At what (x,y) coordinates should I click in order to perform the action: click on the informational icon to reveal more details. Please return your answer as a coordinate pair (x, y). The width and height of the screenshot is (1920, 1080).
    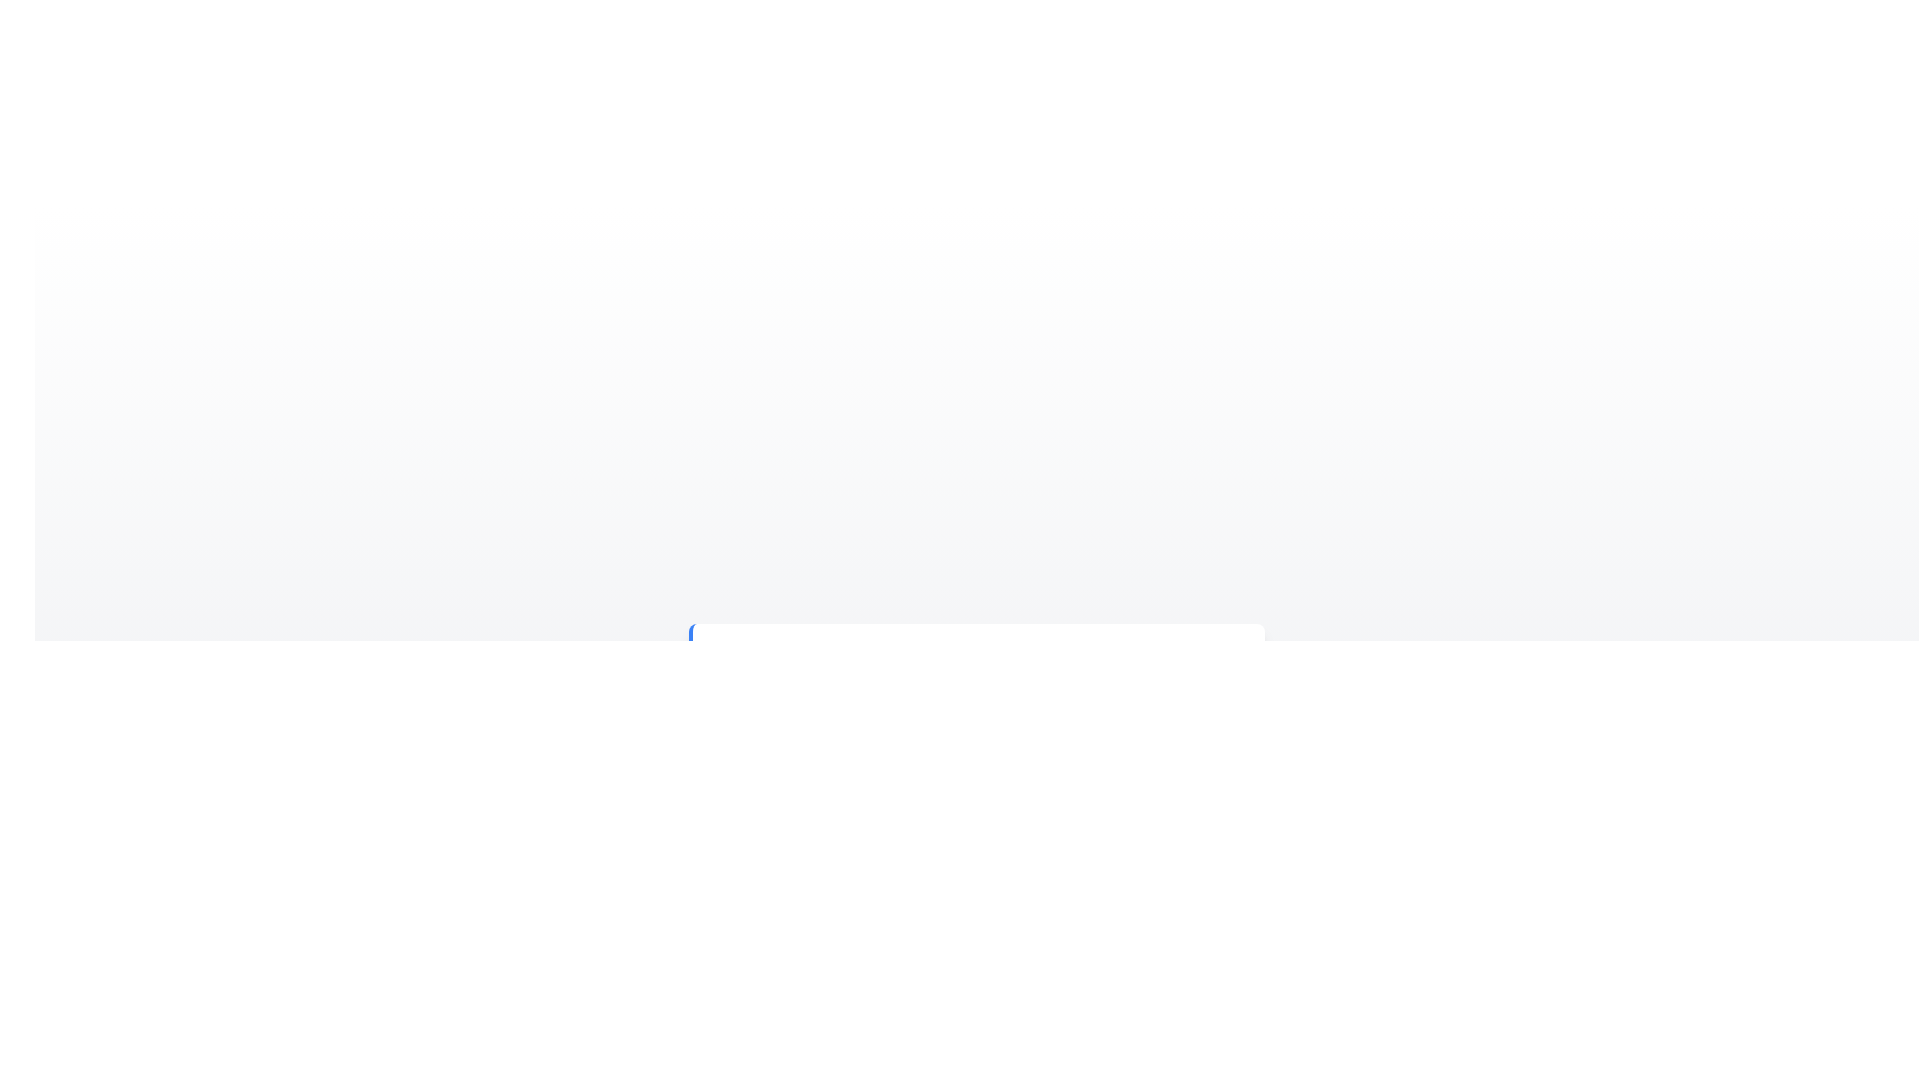
    Looking at the image, I should click on (736, 667).